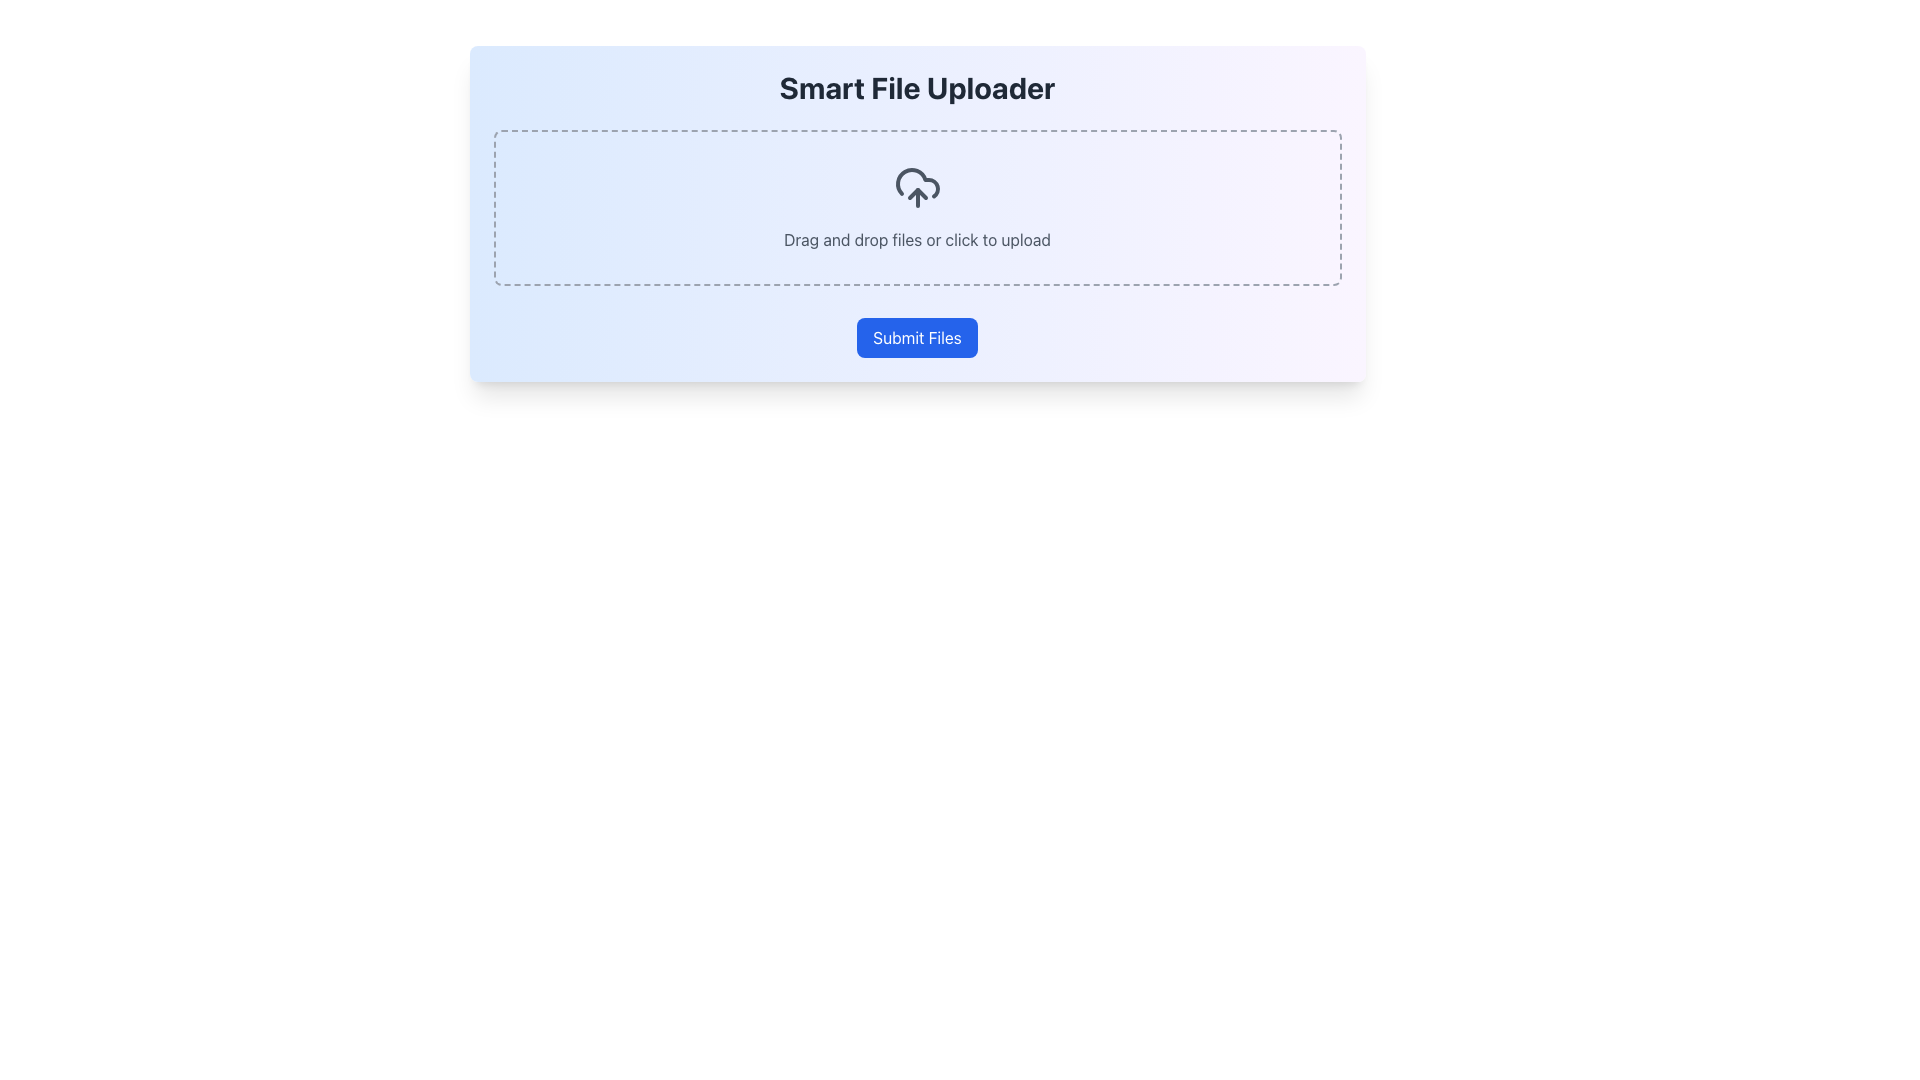 This screenshot has height=1080, width=1920. Describe the element at coordinates (916, 208) in the screenshot. I see `the file upload zone, which is designed for drag-and-drop operations or click interaction to trigger file selection` at that location.